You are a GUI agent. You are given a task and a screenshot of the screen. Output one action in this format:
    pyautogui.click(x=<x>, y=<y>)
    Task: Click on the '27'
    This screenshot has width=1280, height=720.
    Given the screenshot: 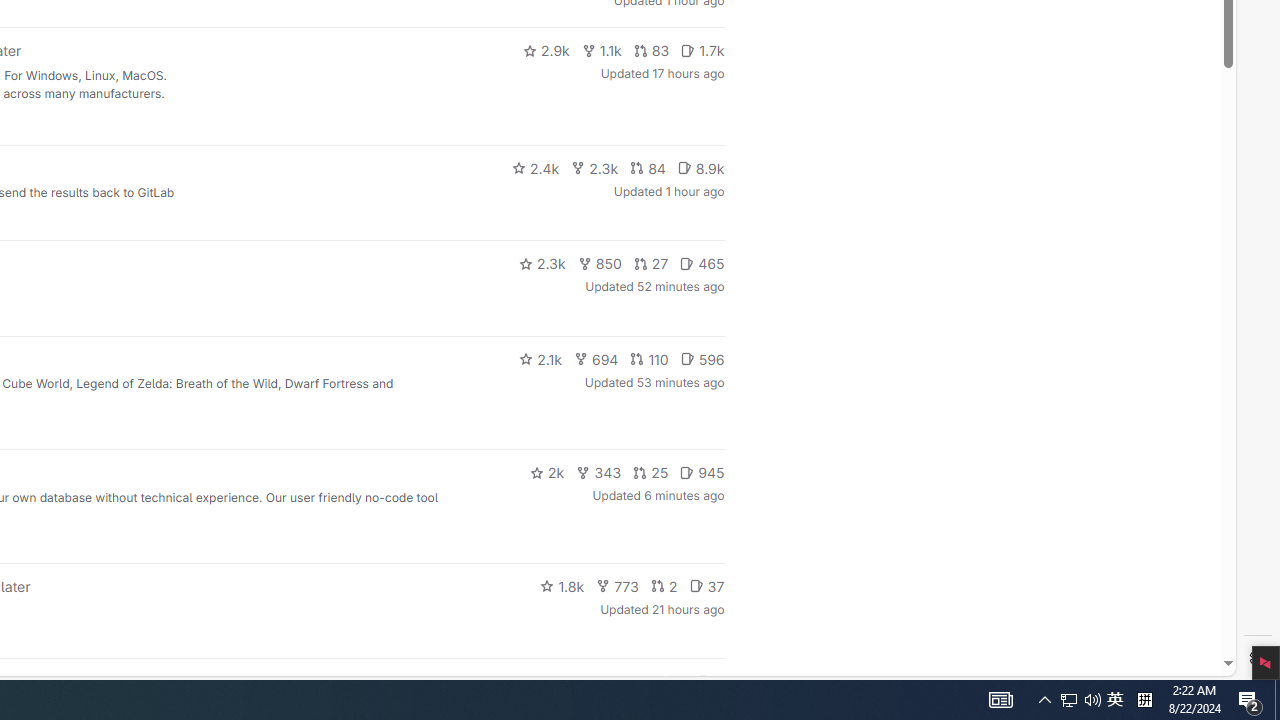 What is the action you would take?
    pyautogui.click(x=651, y=262)
    